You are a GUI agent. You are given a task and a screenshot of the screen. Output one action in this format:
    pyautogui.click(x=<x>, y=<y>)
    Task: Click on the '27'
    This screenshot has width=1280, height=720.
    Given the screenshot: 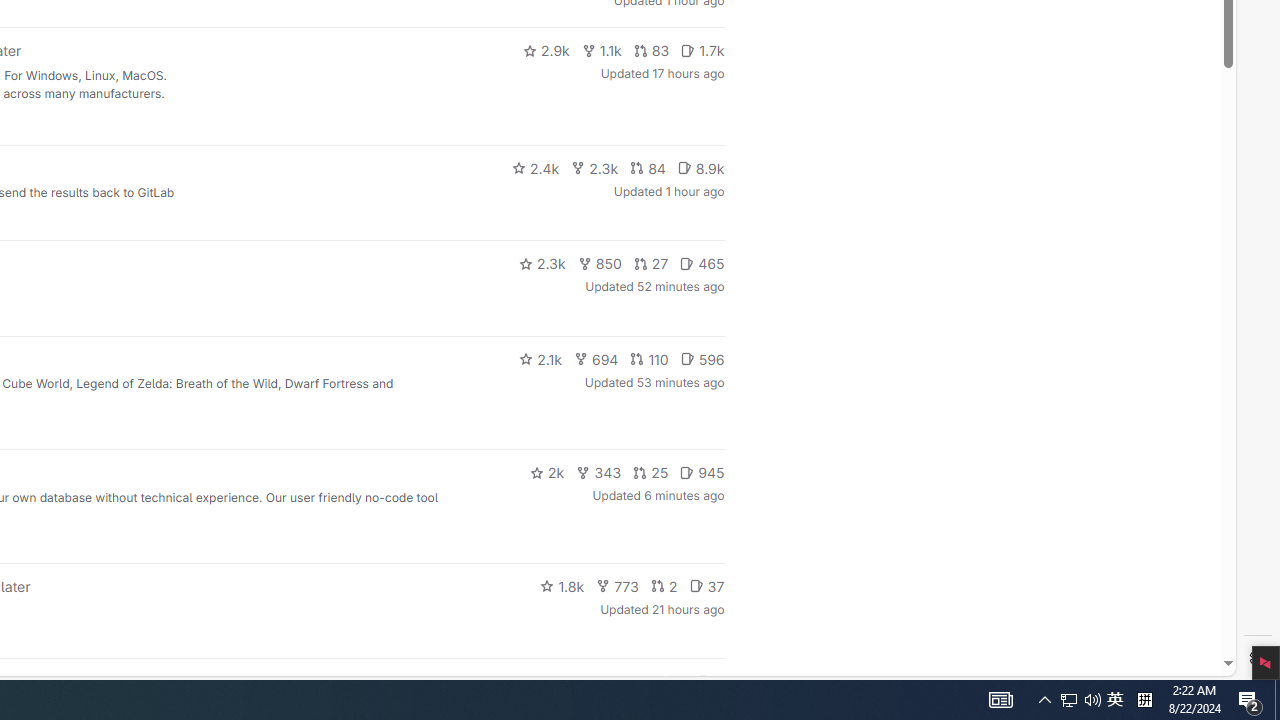 What is the action you would take?
    pyautogui.click(x=651, y=262)
    